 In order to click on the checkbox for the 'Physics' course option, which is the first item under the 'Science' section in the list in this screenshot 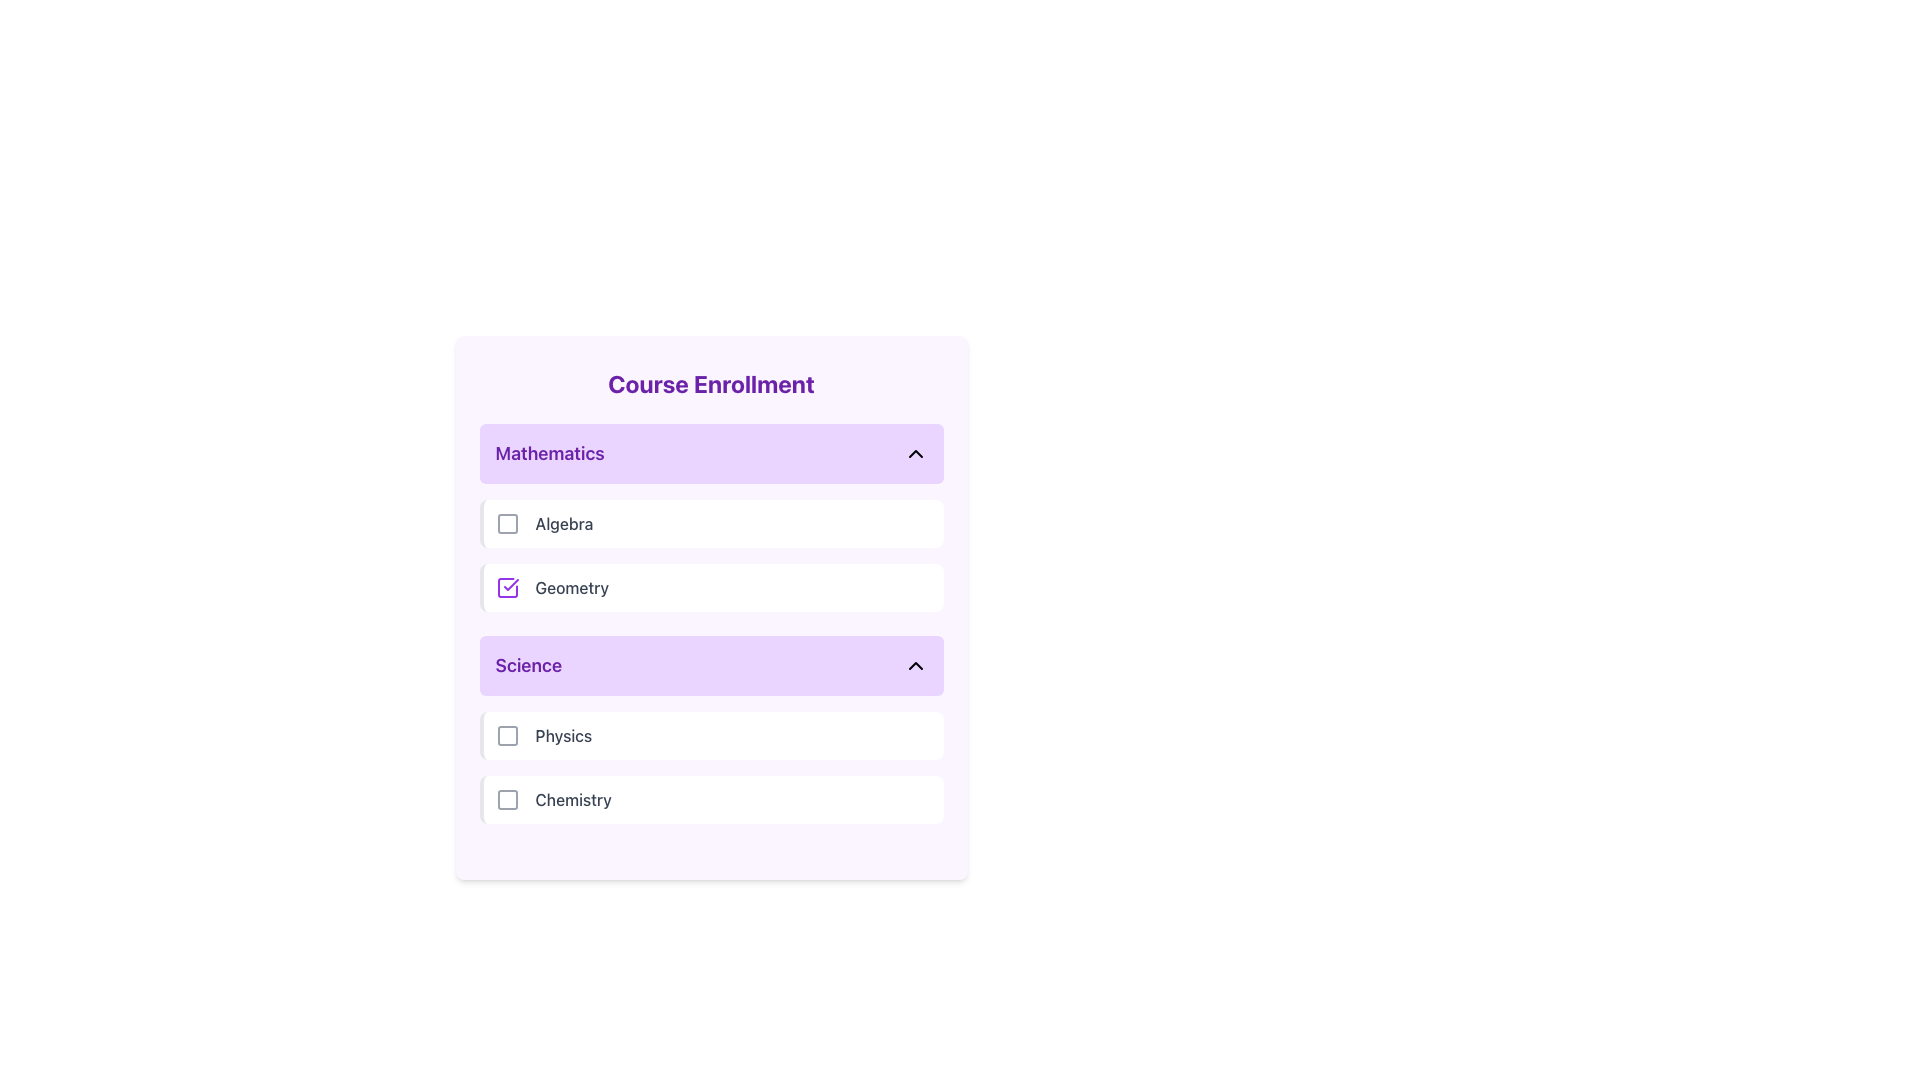, I will do `click(711, 736)`.